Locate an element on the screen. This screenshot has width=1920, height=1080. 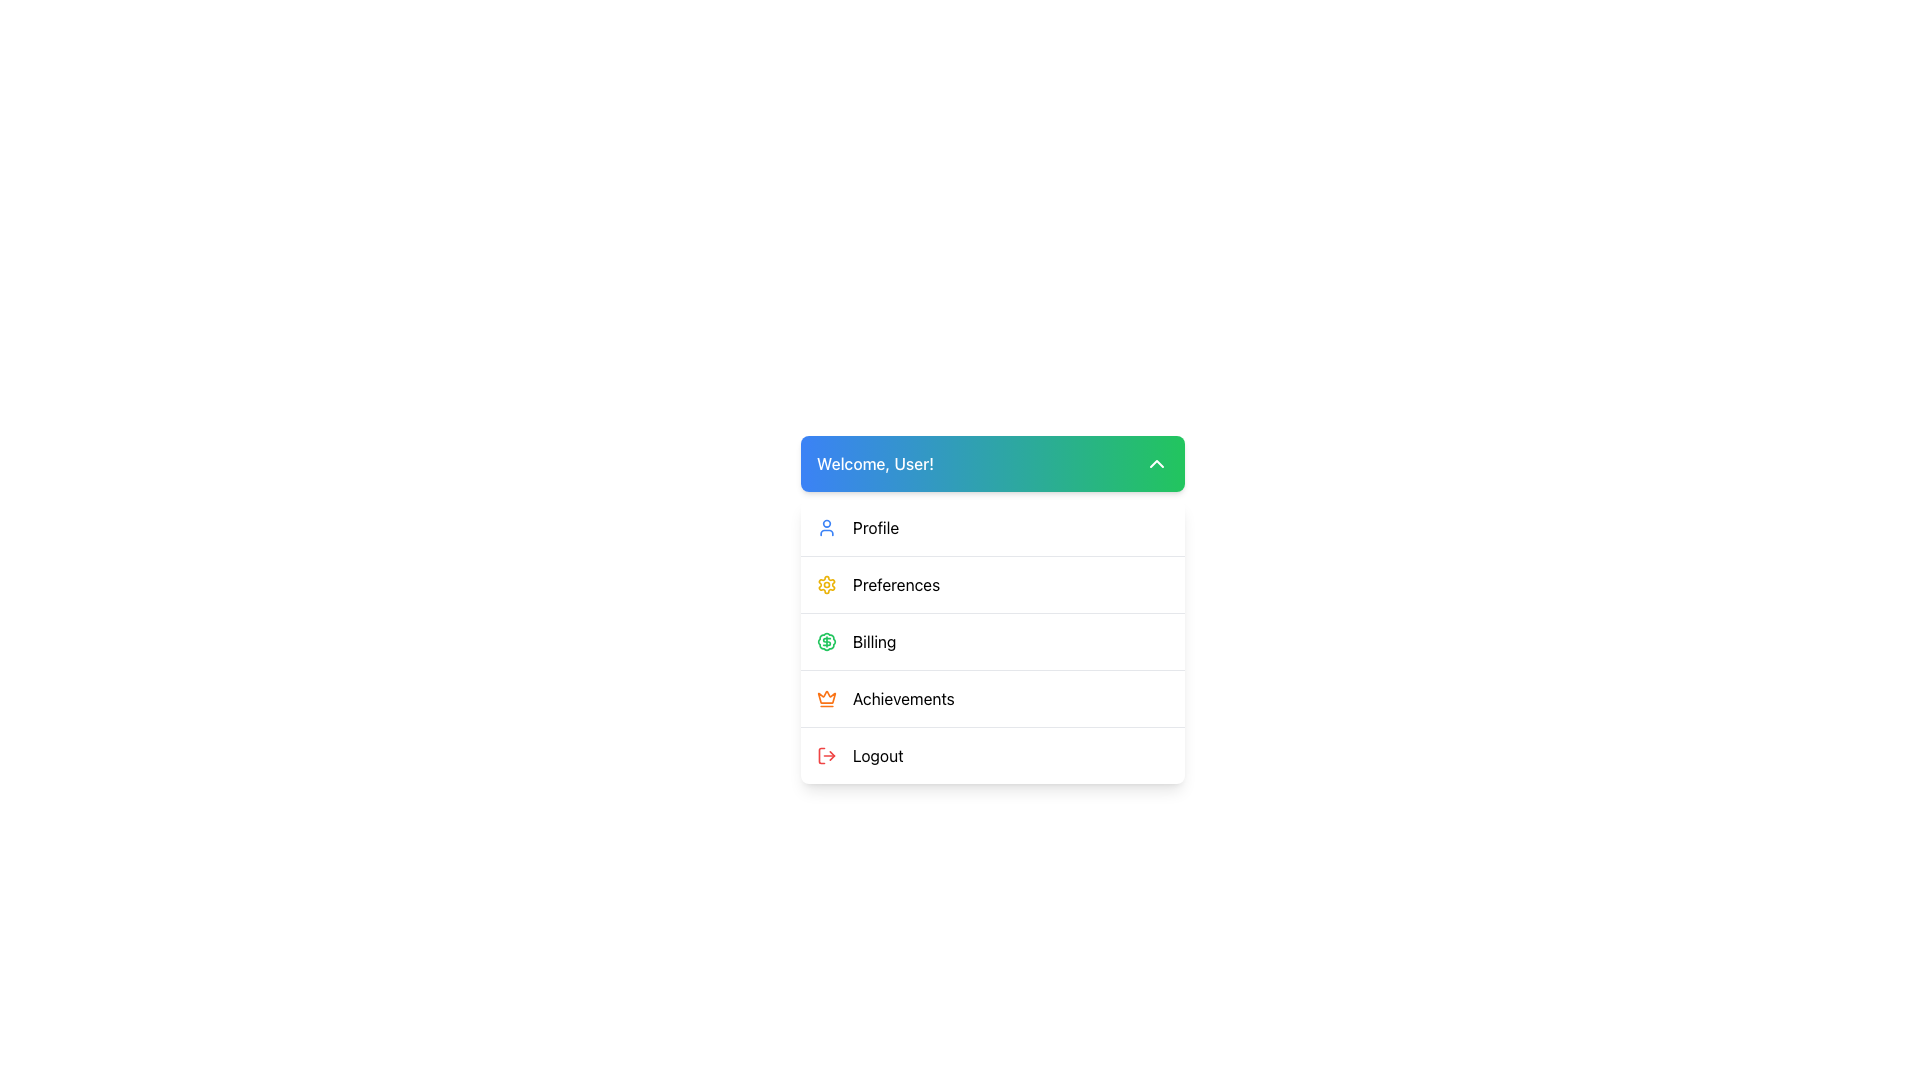
the green circular dollar sign icon located in the third row of the dropdown menu, immediately to the left of the text 'Billing' is located at coordinates (826, 641).